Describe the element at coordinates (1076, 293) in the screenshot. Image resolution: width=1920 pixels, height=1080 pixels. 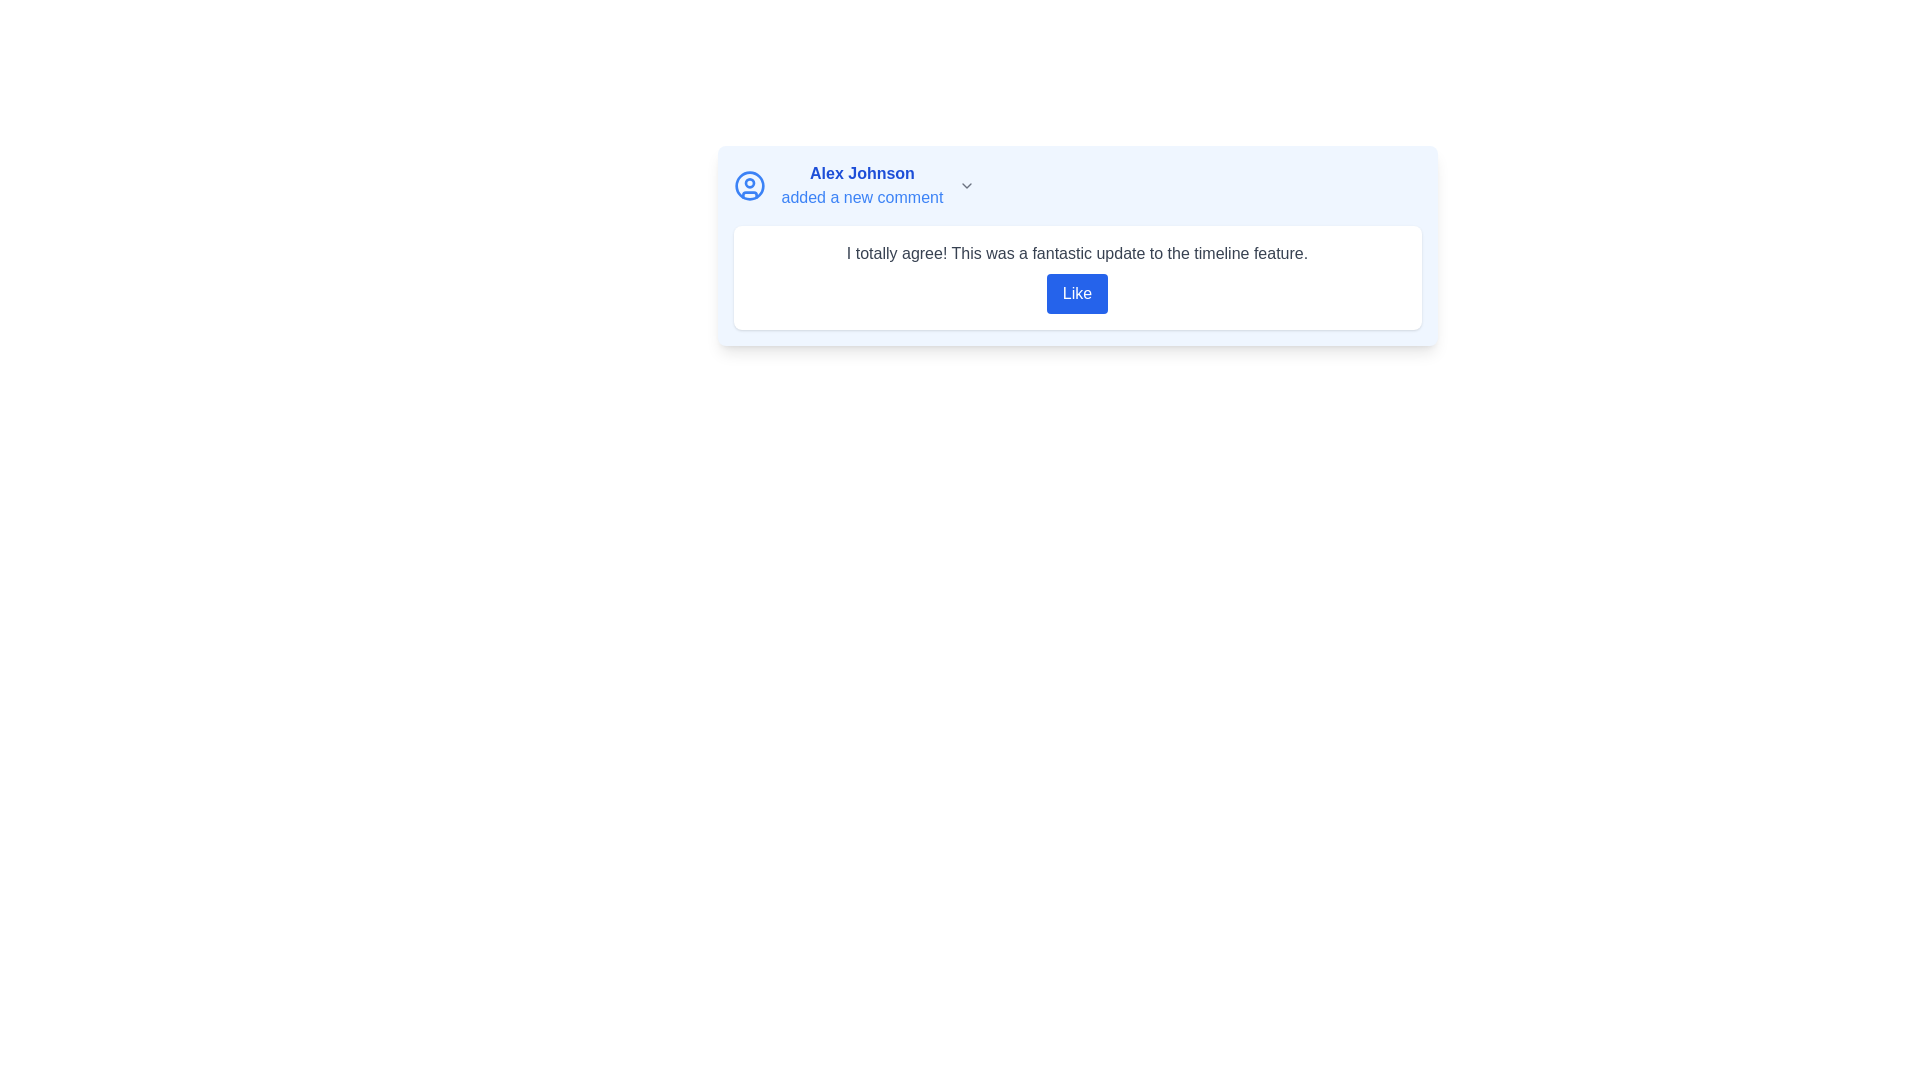
I see `the 'Like' button located at the bottom right corner of the comment section, which has a vibrant blue background and white text` at that location.